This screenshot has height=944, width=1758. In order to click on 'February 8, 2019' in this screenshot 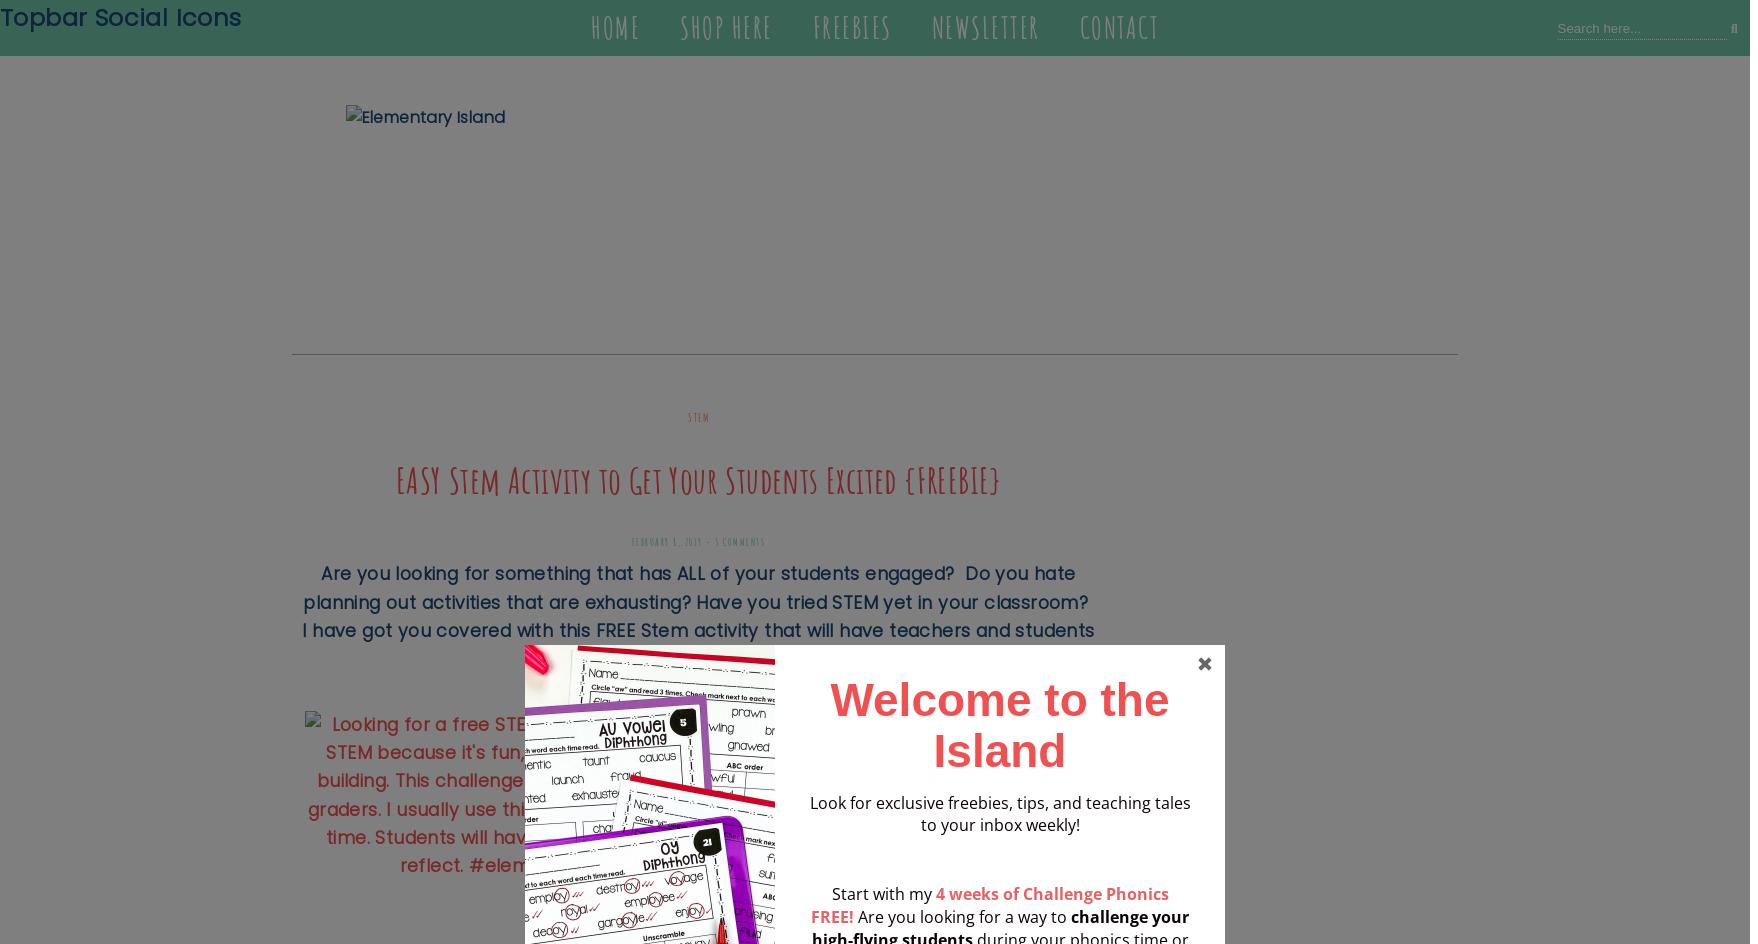, I will do `click(630, 541)`.